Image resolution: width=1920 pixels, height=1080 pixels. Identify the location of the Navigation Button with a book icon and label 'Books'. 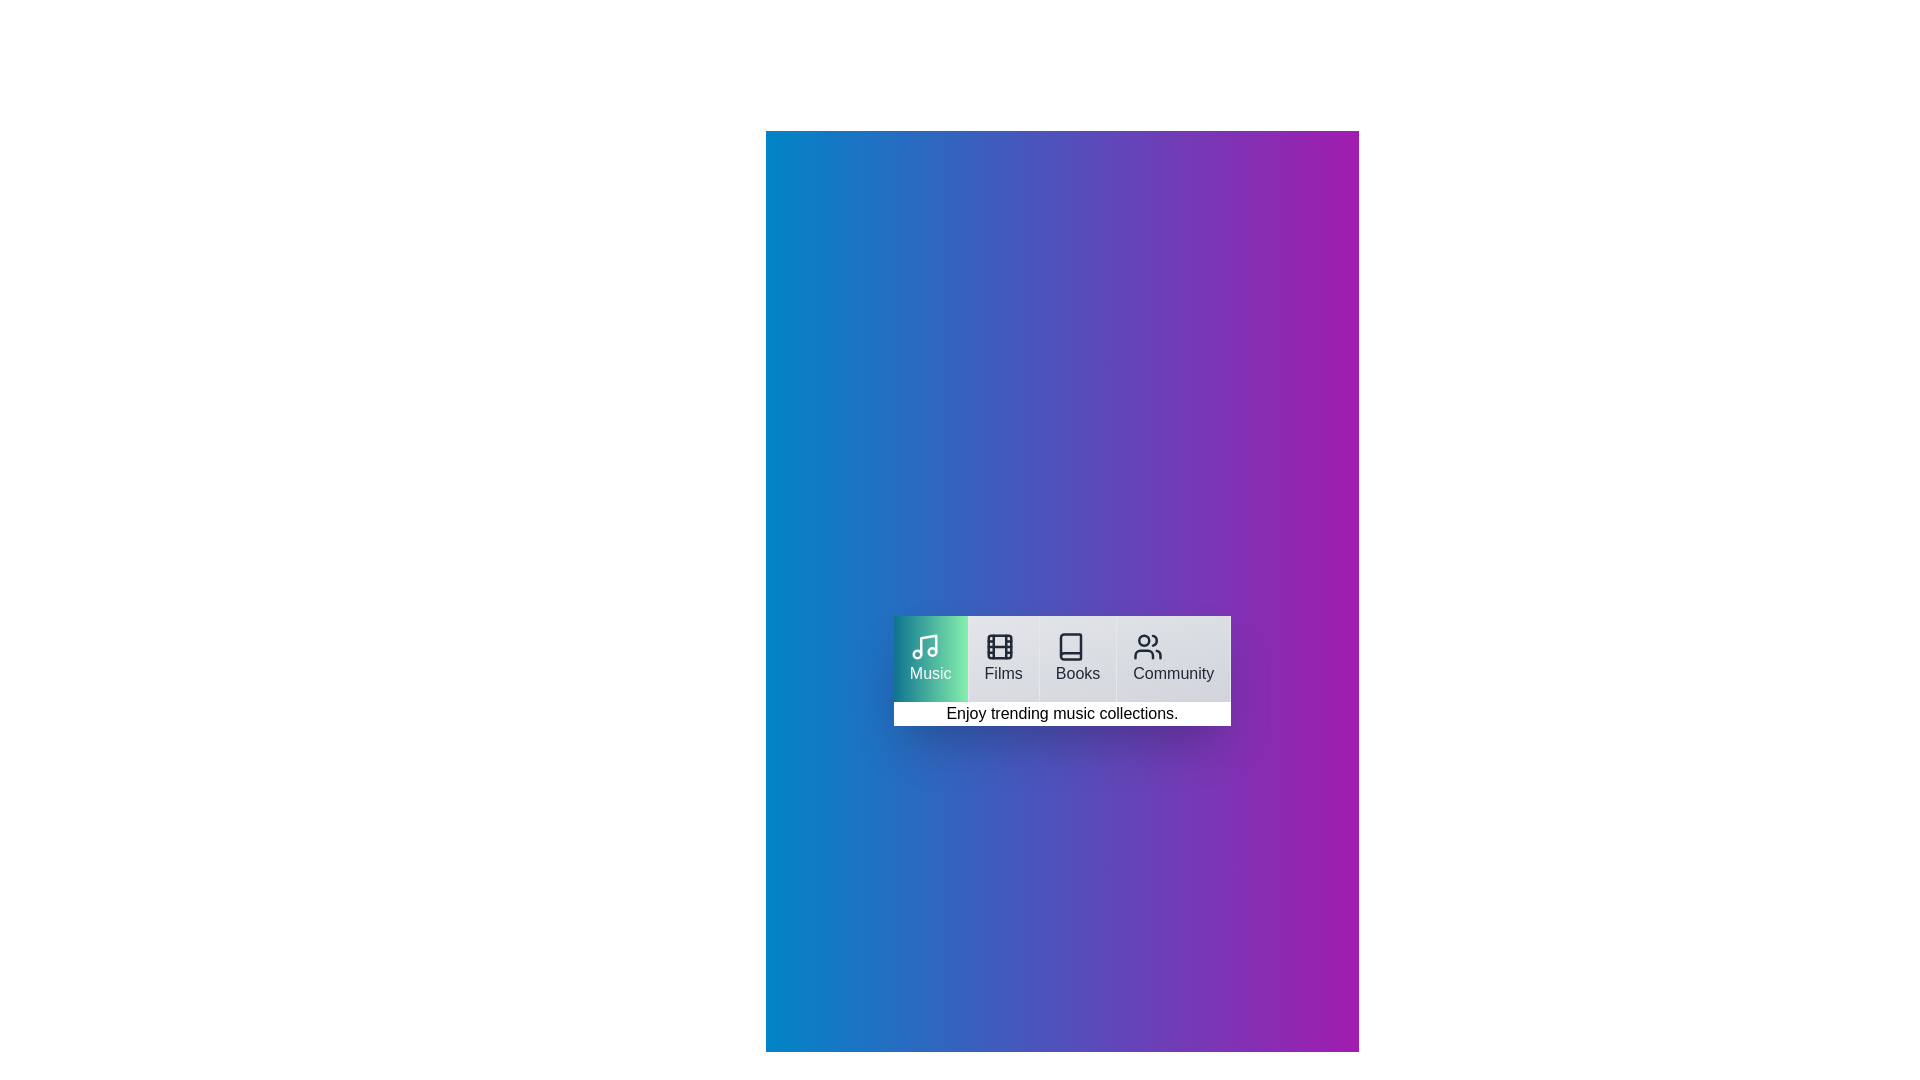
(1077, 659).